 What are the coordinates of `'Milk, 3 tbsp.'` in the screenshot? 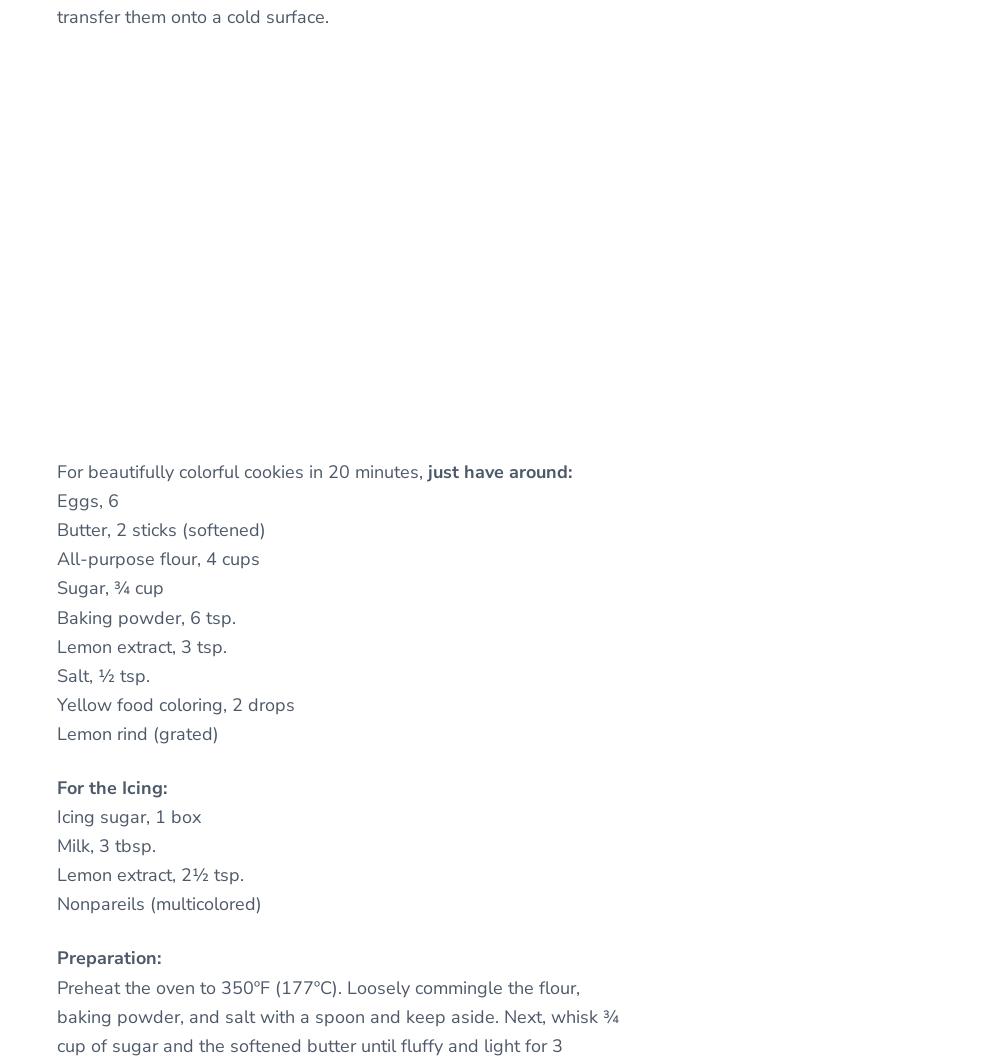 It's located at (105, 846).